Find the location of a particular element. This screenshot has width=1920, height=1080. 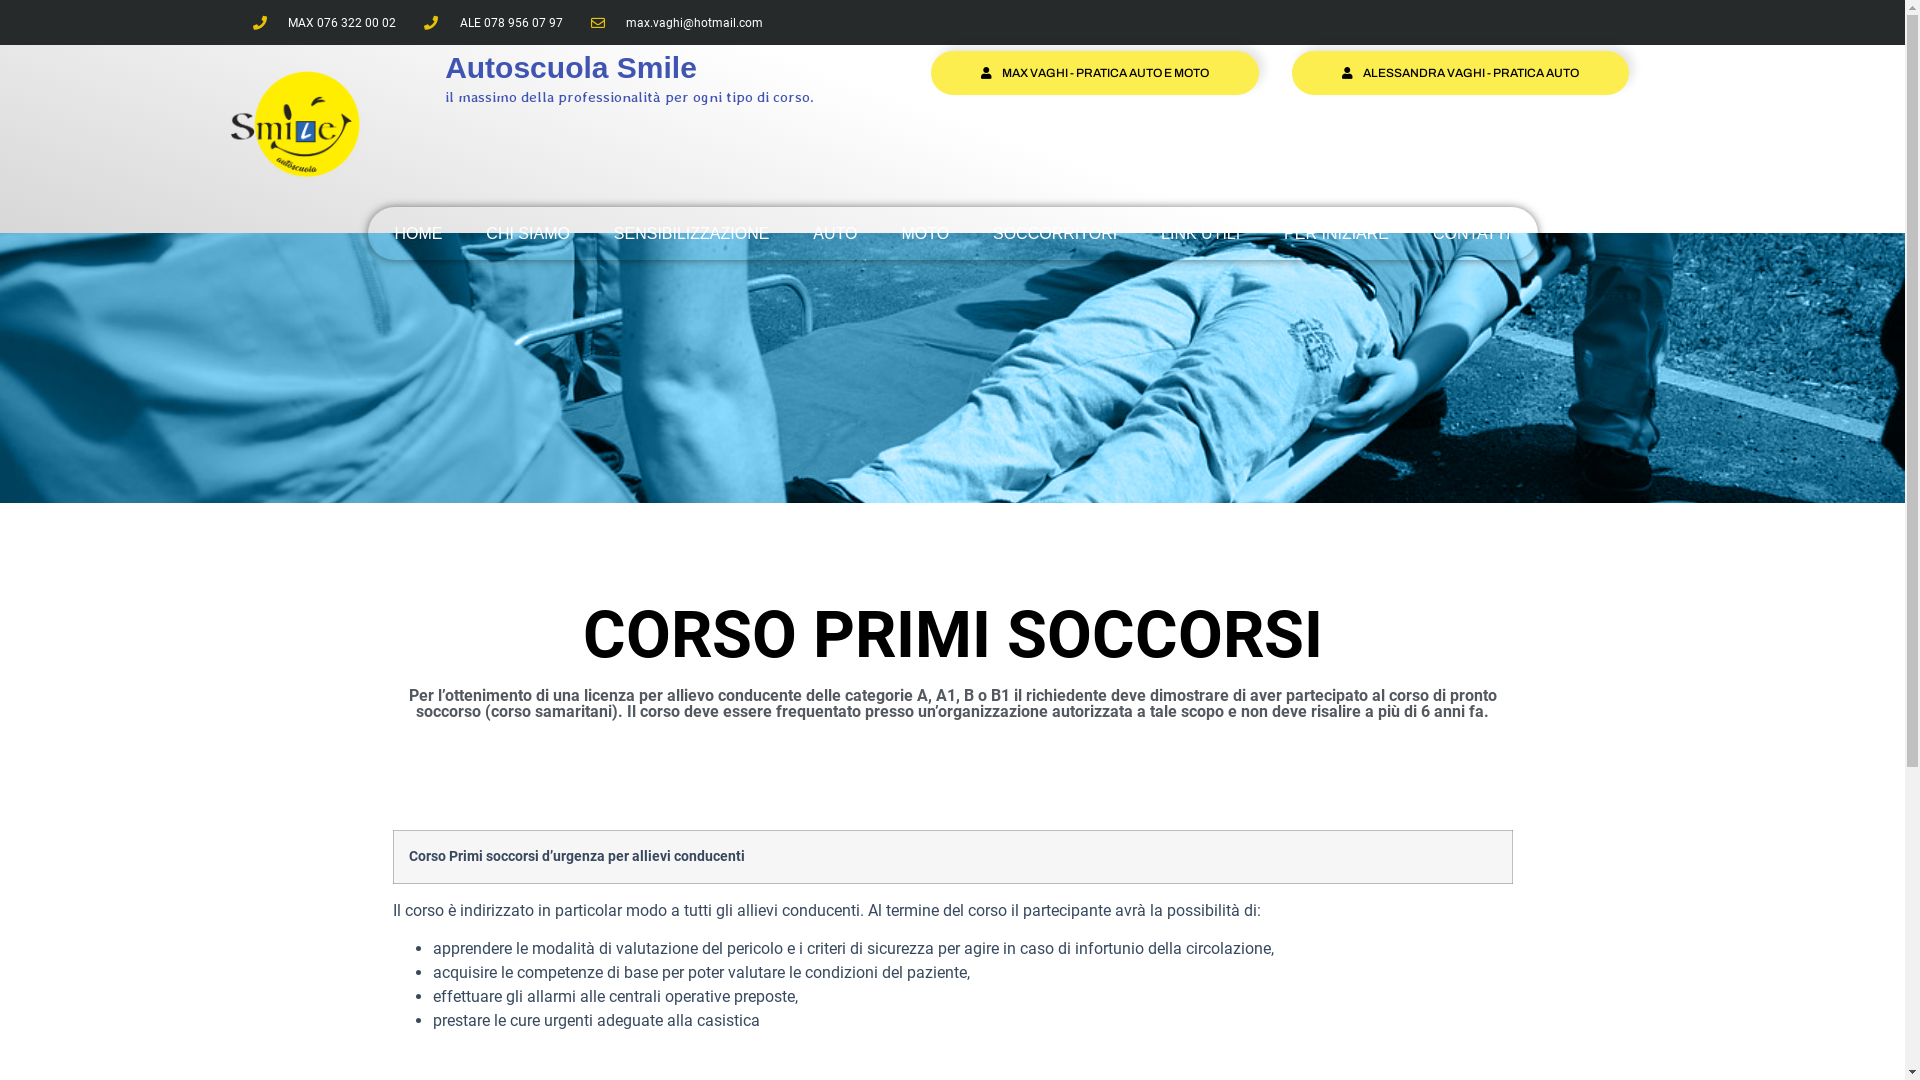

'LINK UTILI' is located at coordinates (1200, 233).